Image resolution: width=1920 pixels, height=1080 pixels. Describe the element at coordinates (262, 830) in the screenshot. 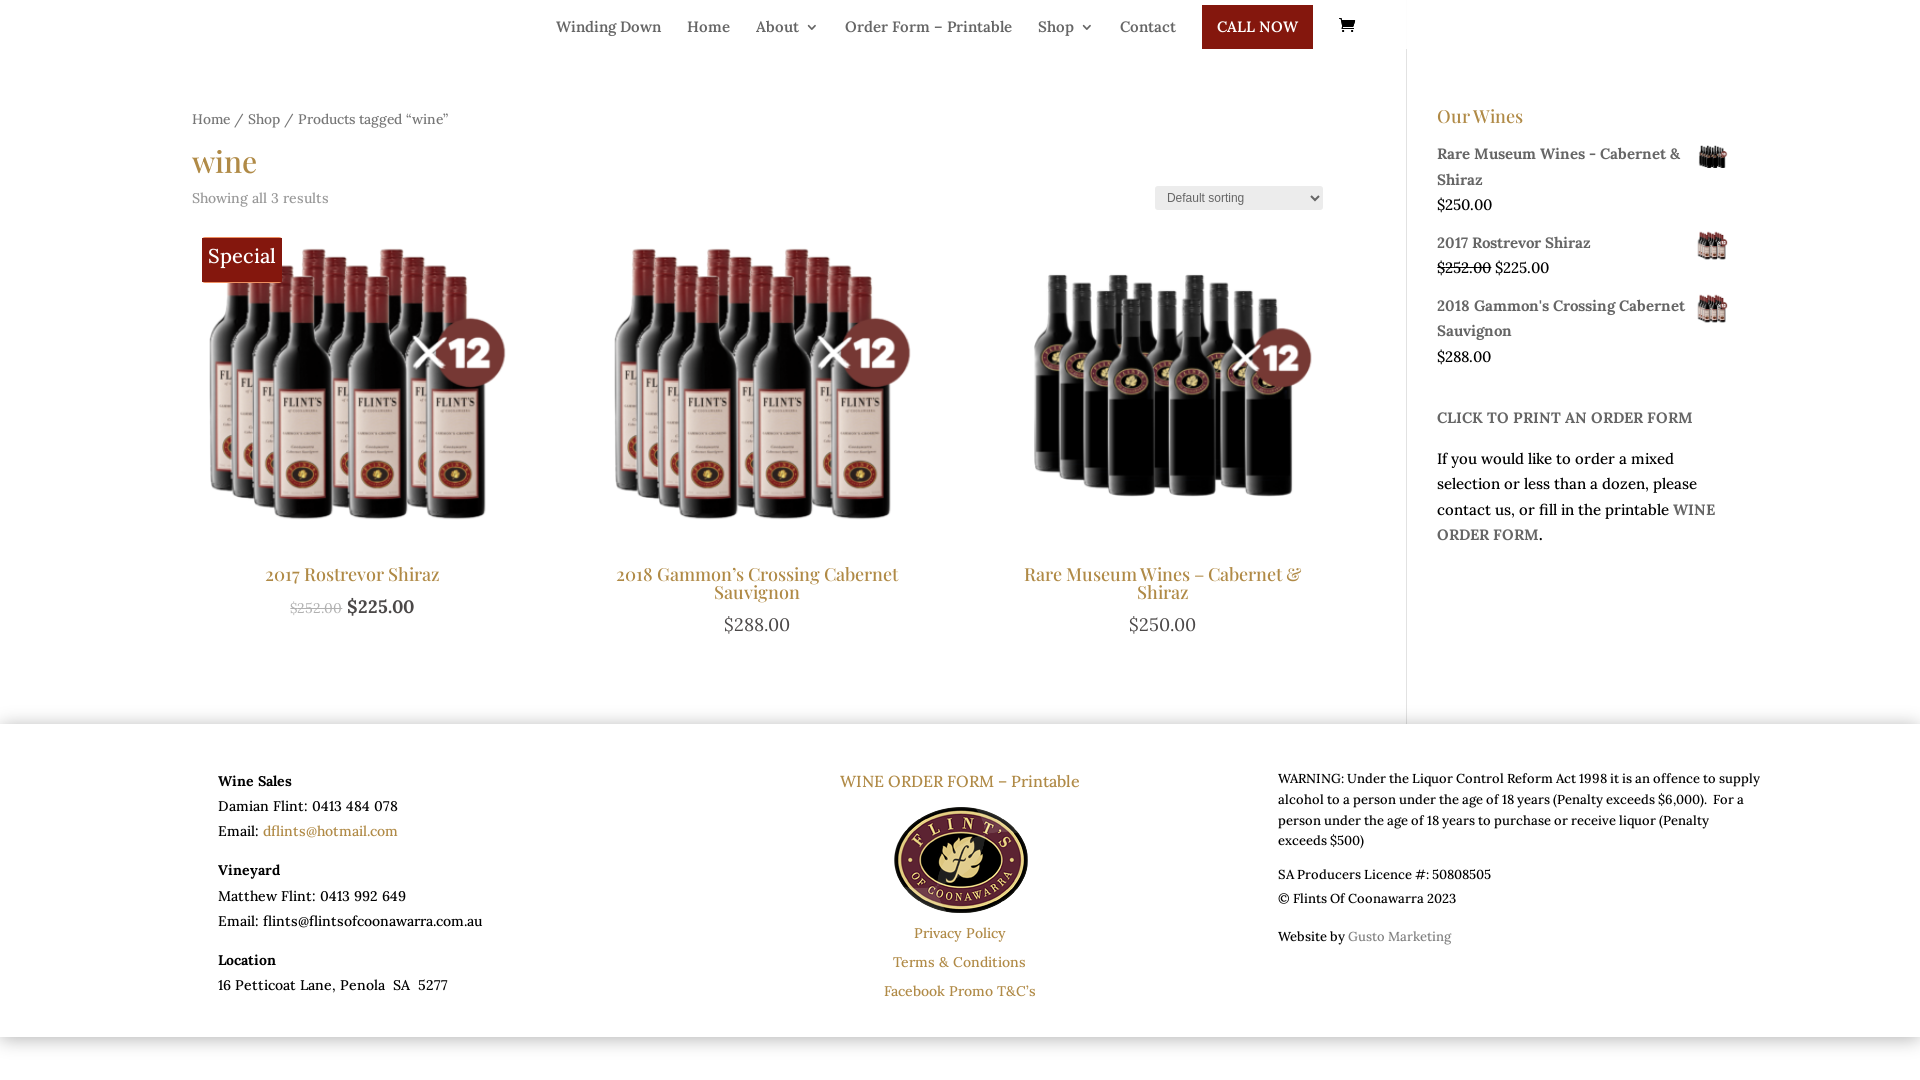

I see `'dflints@hotmail.com'` at that location.